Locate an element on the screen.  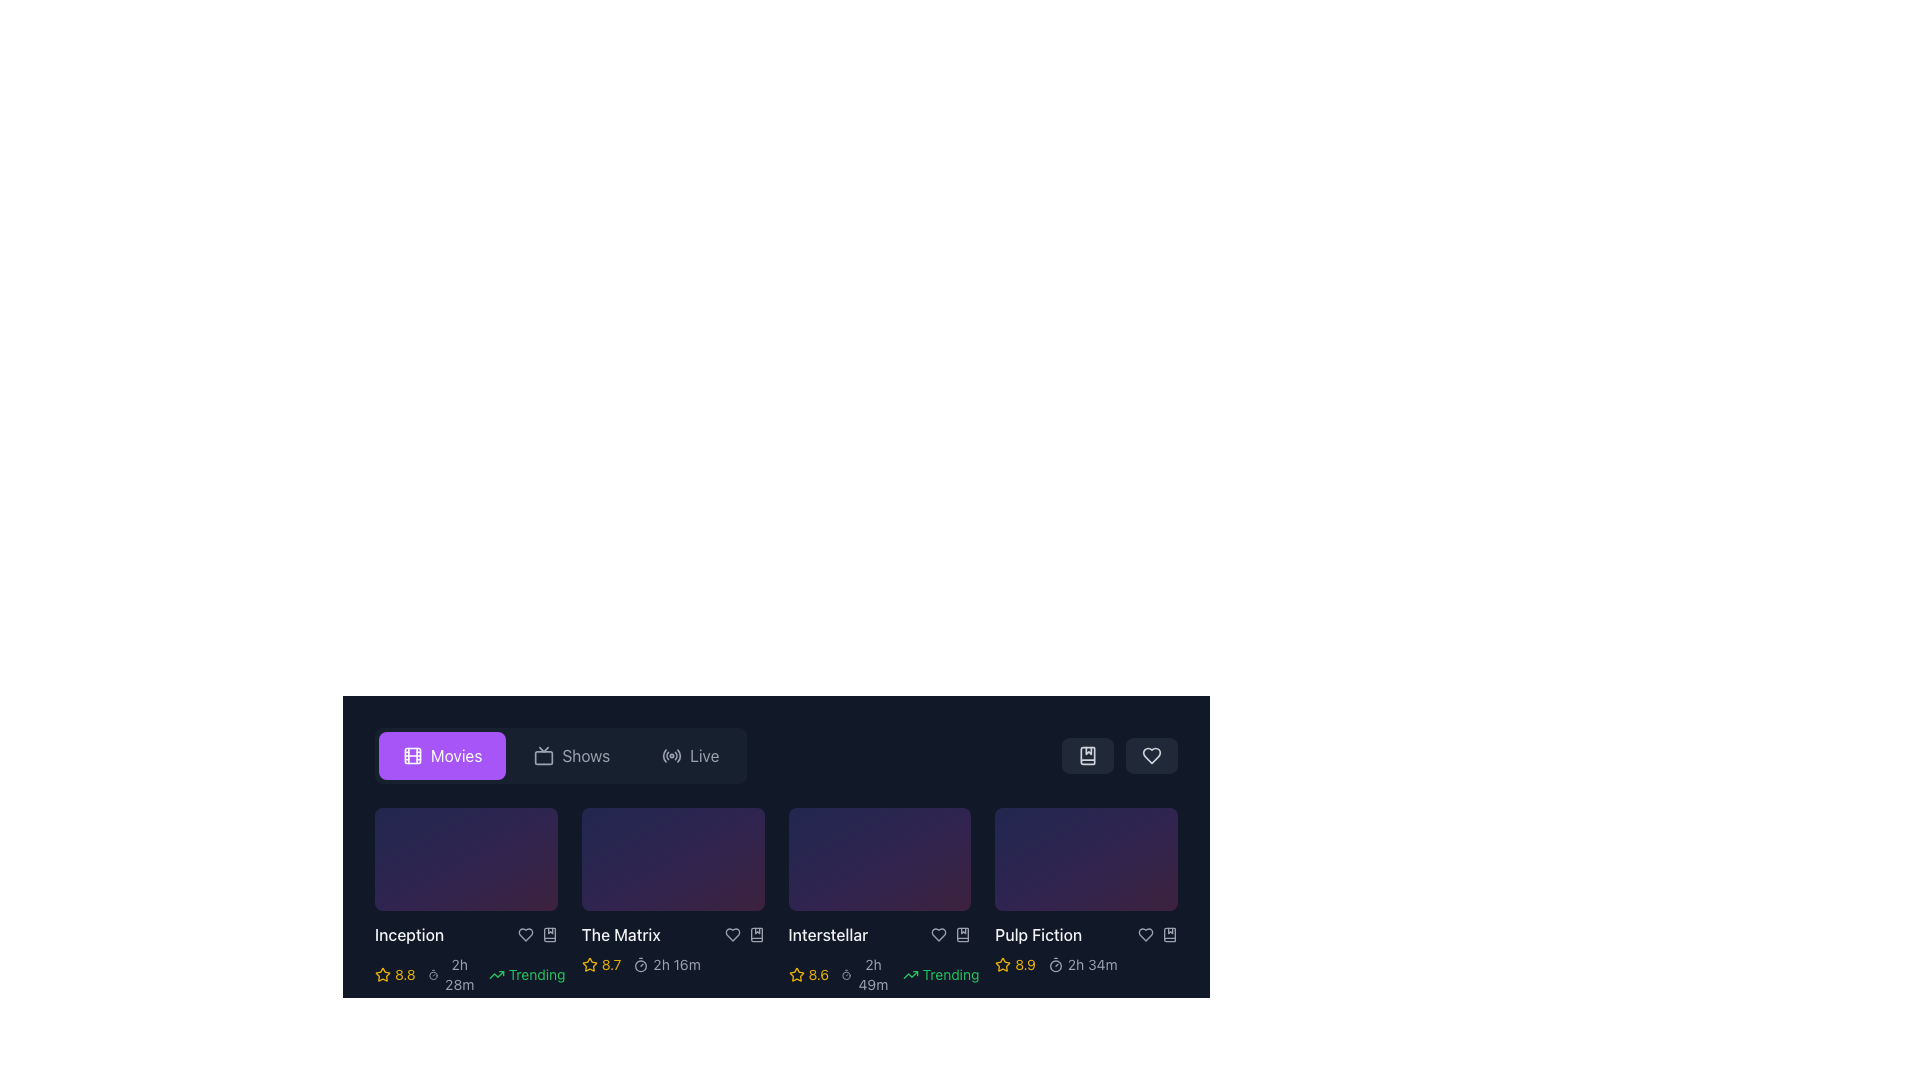
the 'Movies' button with a video-reel icon, which is styled with a purple background and white text, located in the horizontal navigation bar is located at coordinates (441, 756).